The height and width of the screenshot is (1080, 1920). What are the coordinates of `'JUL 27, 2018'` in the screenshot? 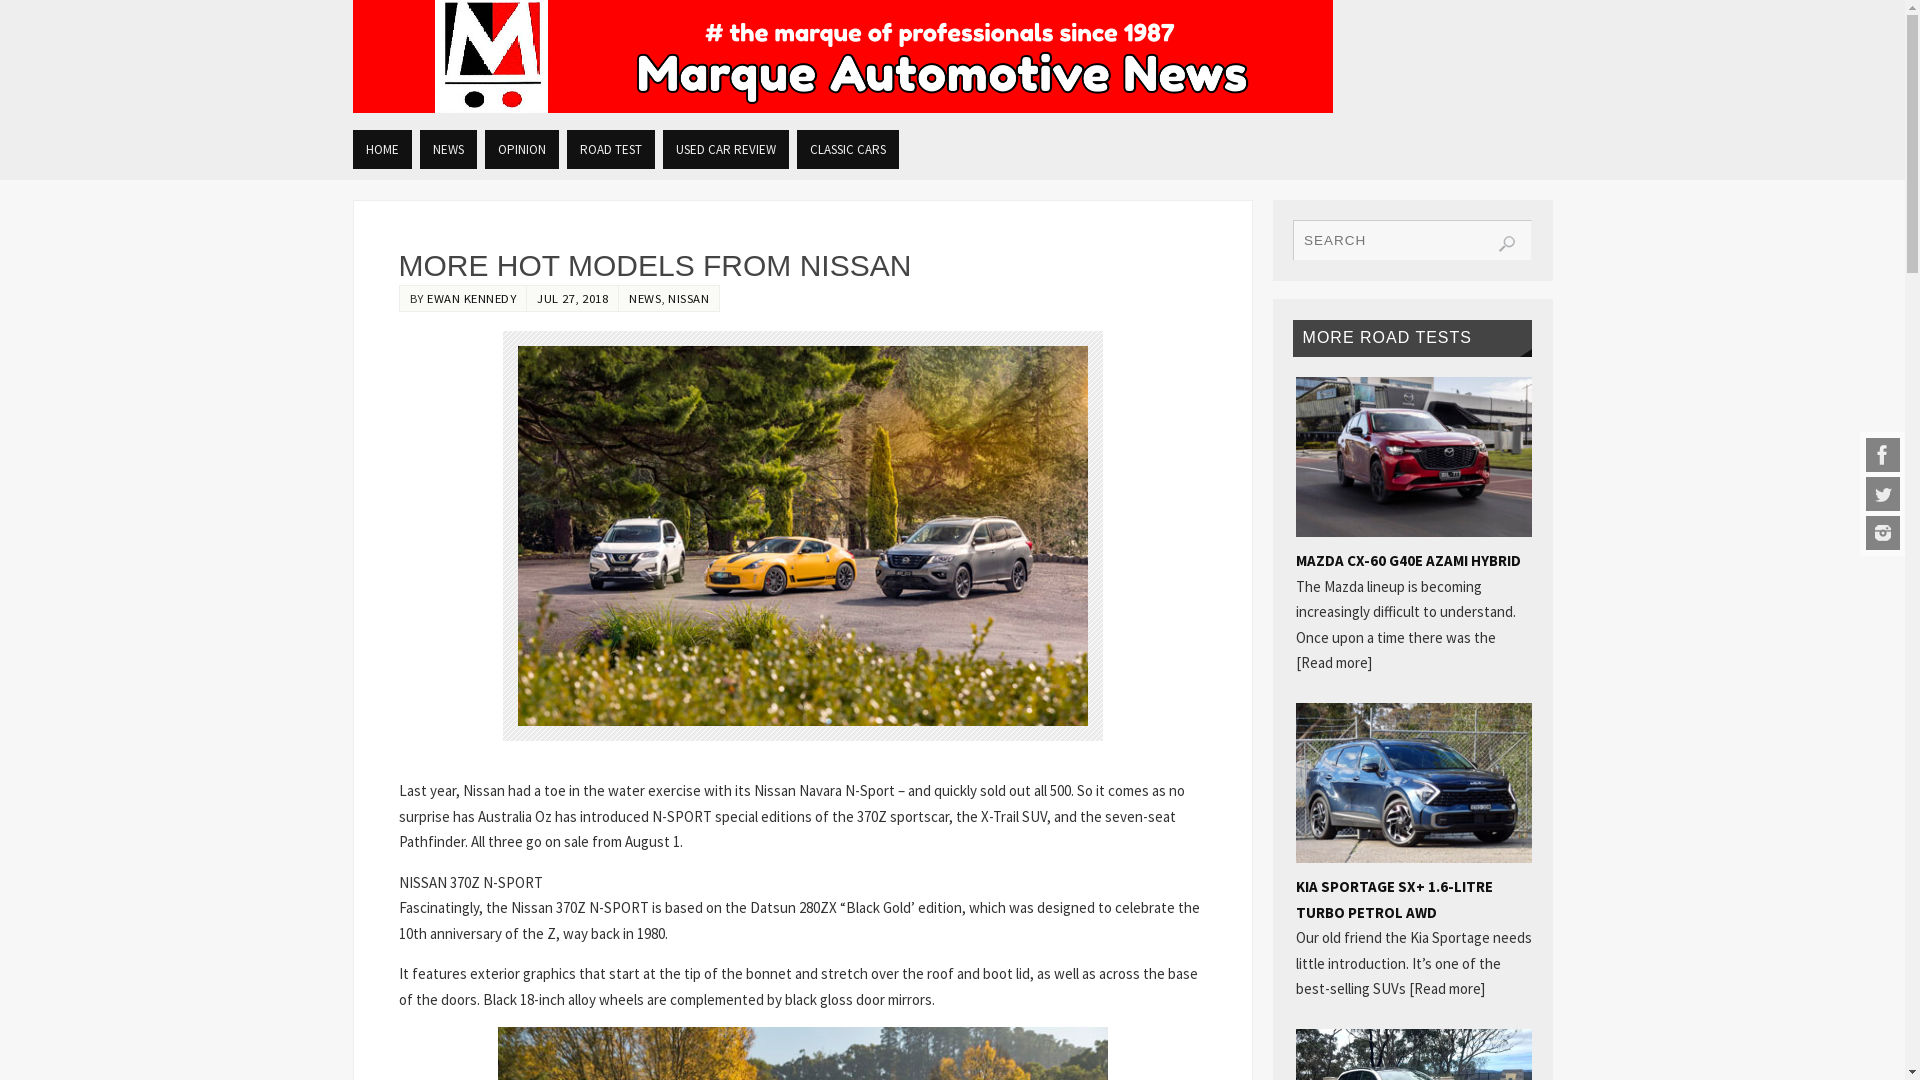 It's located at (571, 297).